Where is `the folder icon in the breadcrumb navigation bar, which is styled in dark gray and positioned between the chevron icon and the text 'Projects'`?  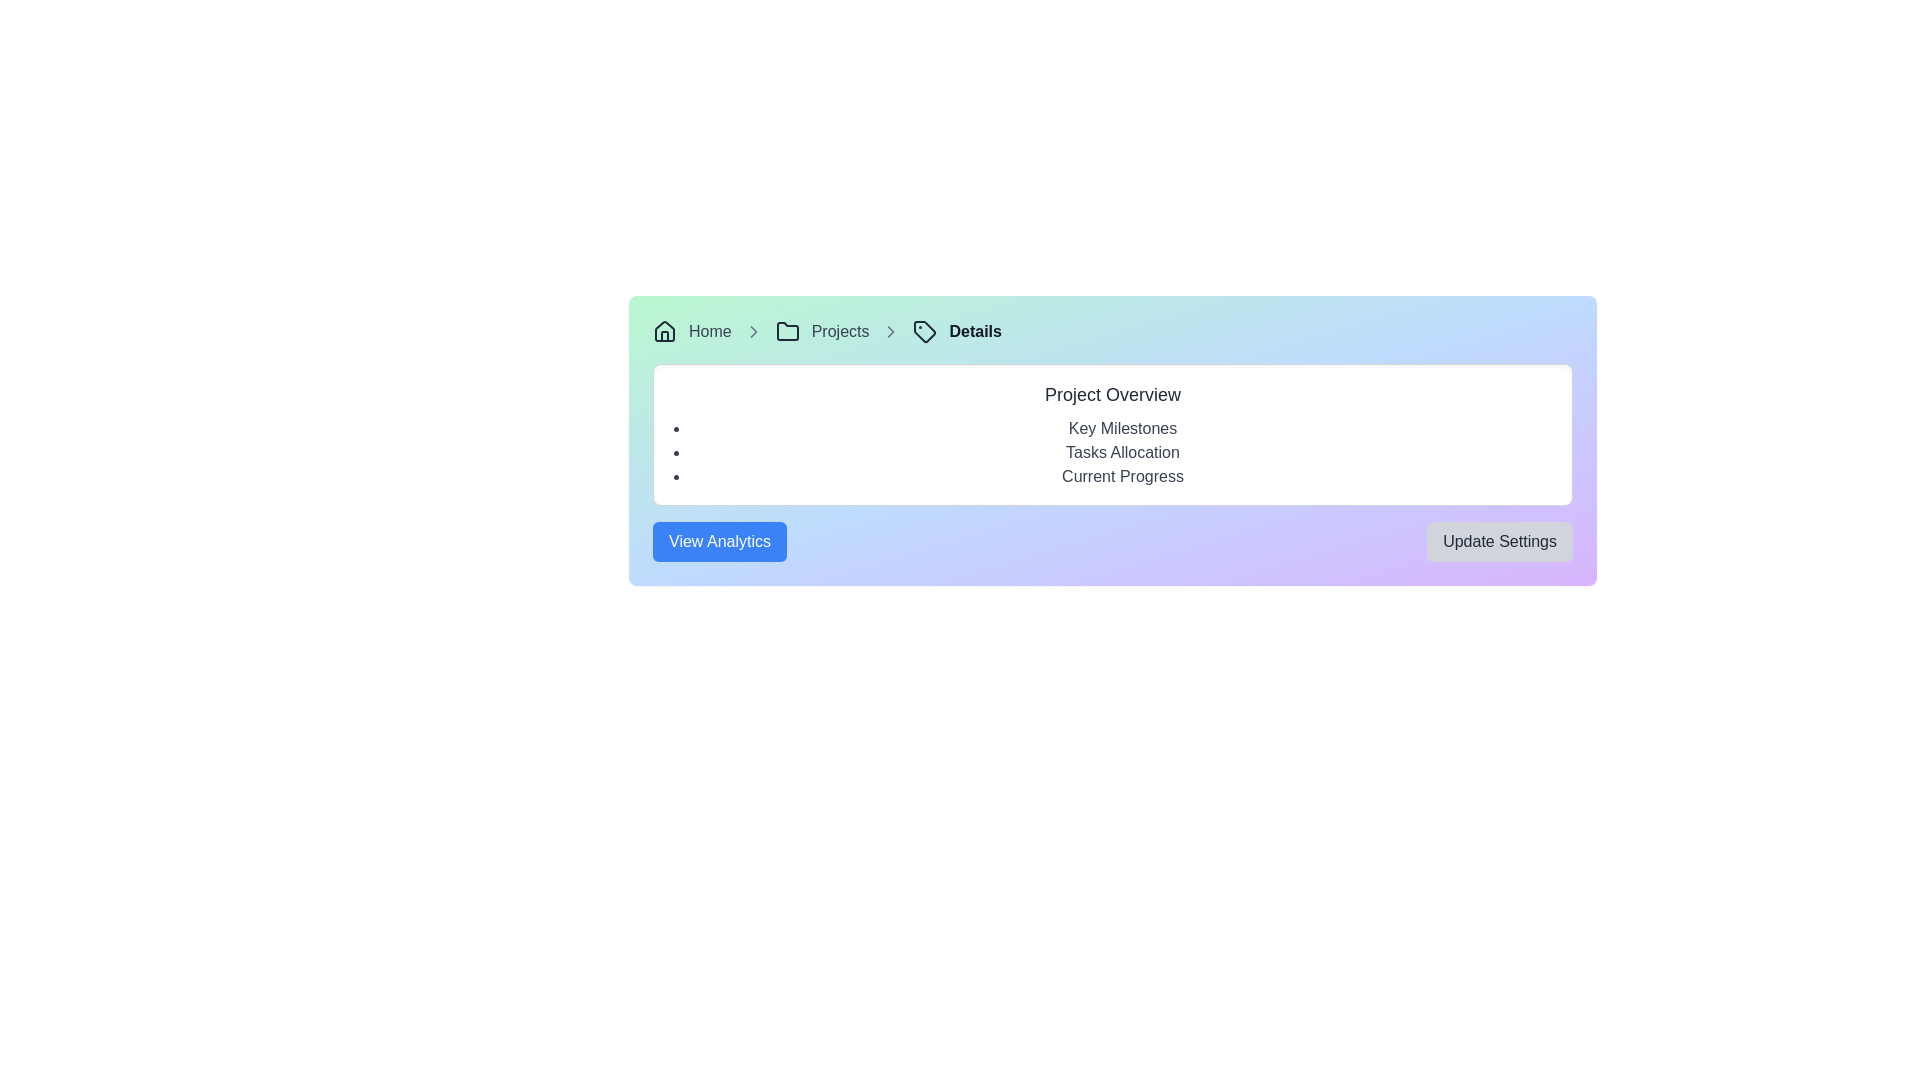
the folder icon in the breadcrumb navigation bar, which is styled in dark gray and positioned between the chevron icon and the text 'Projects' is located at coordinates (786, 330).